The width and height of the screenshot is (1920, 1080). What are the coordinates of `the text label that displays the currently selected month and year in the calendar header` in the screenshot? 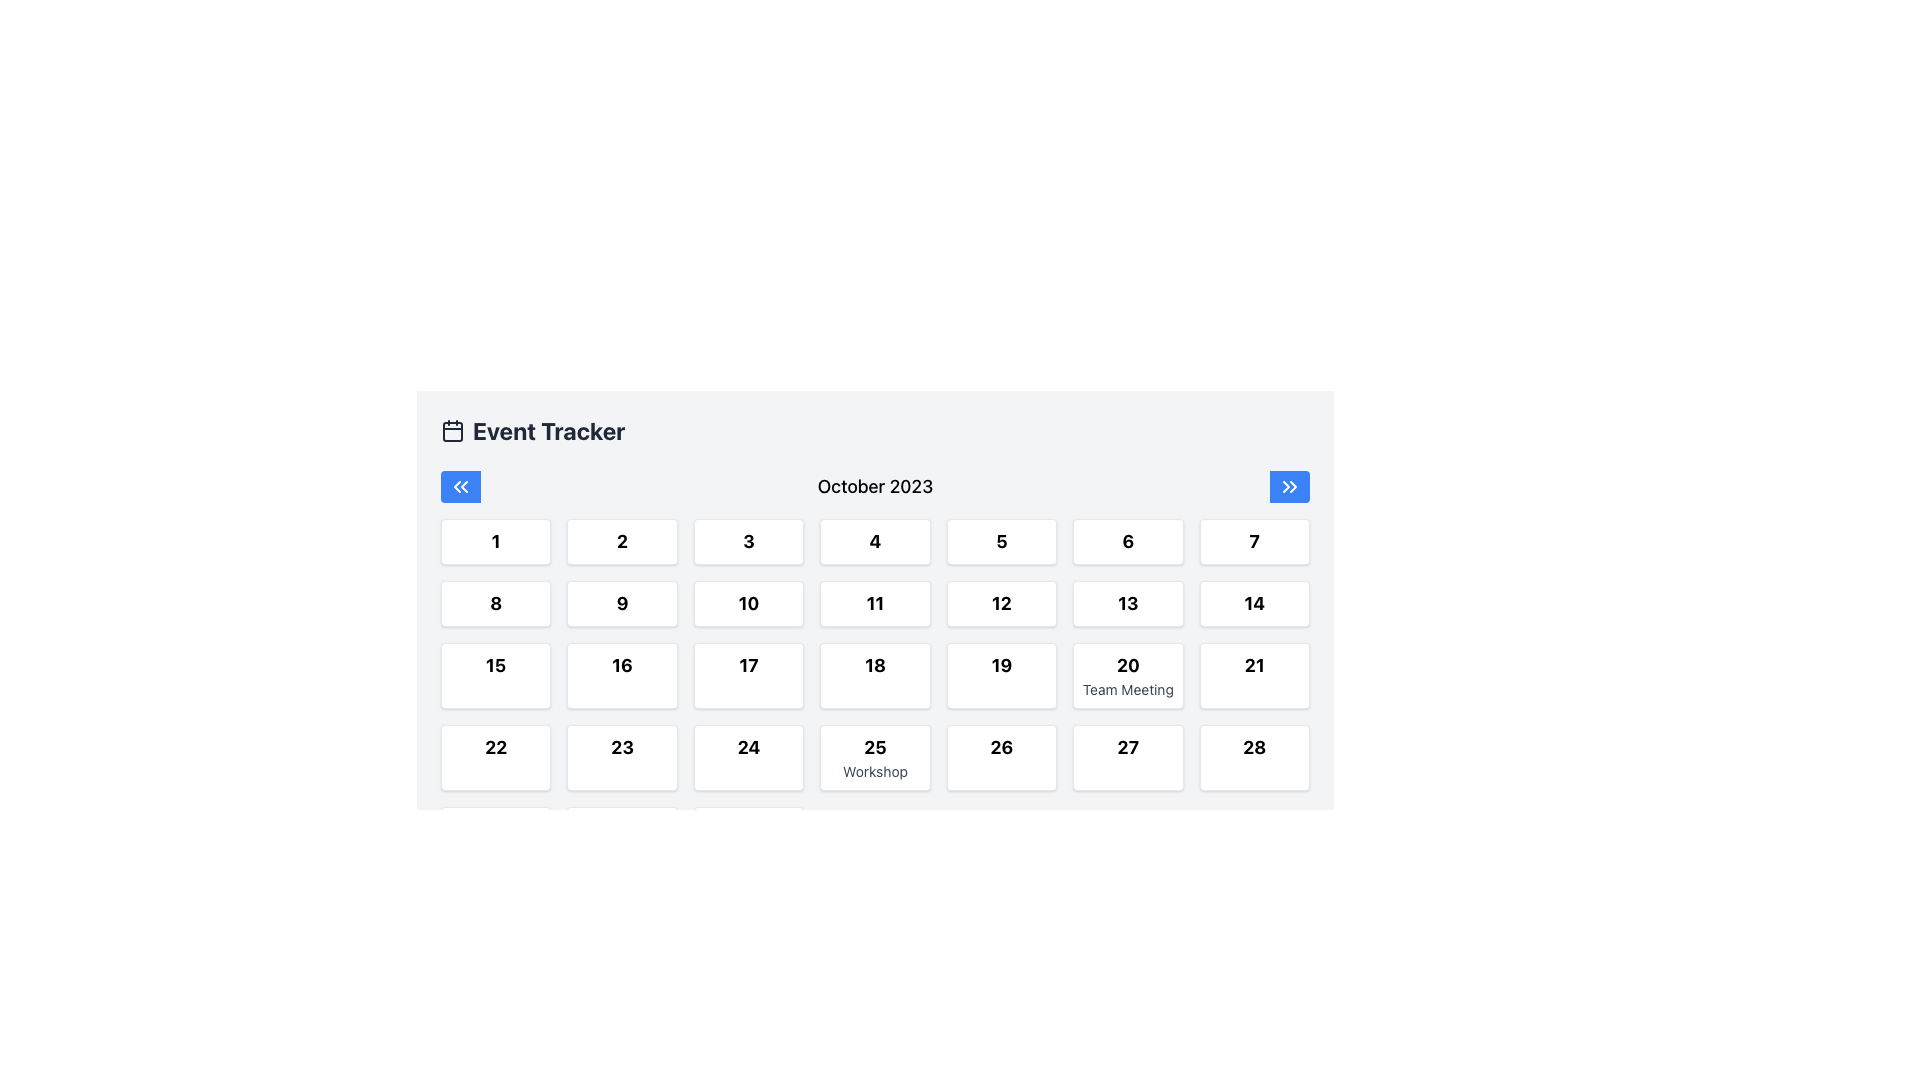 It's located at (875, 486).